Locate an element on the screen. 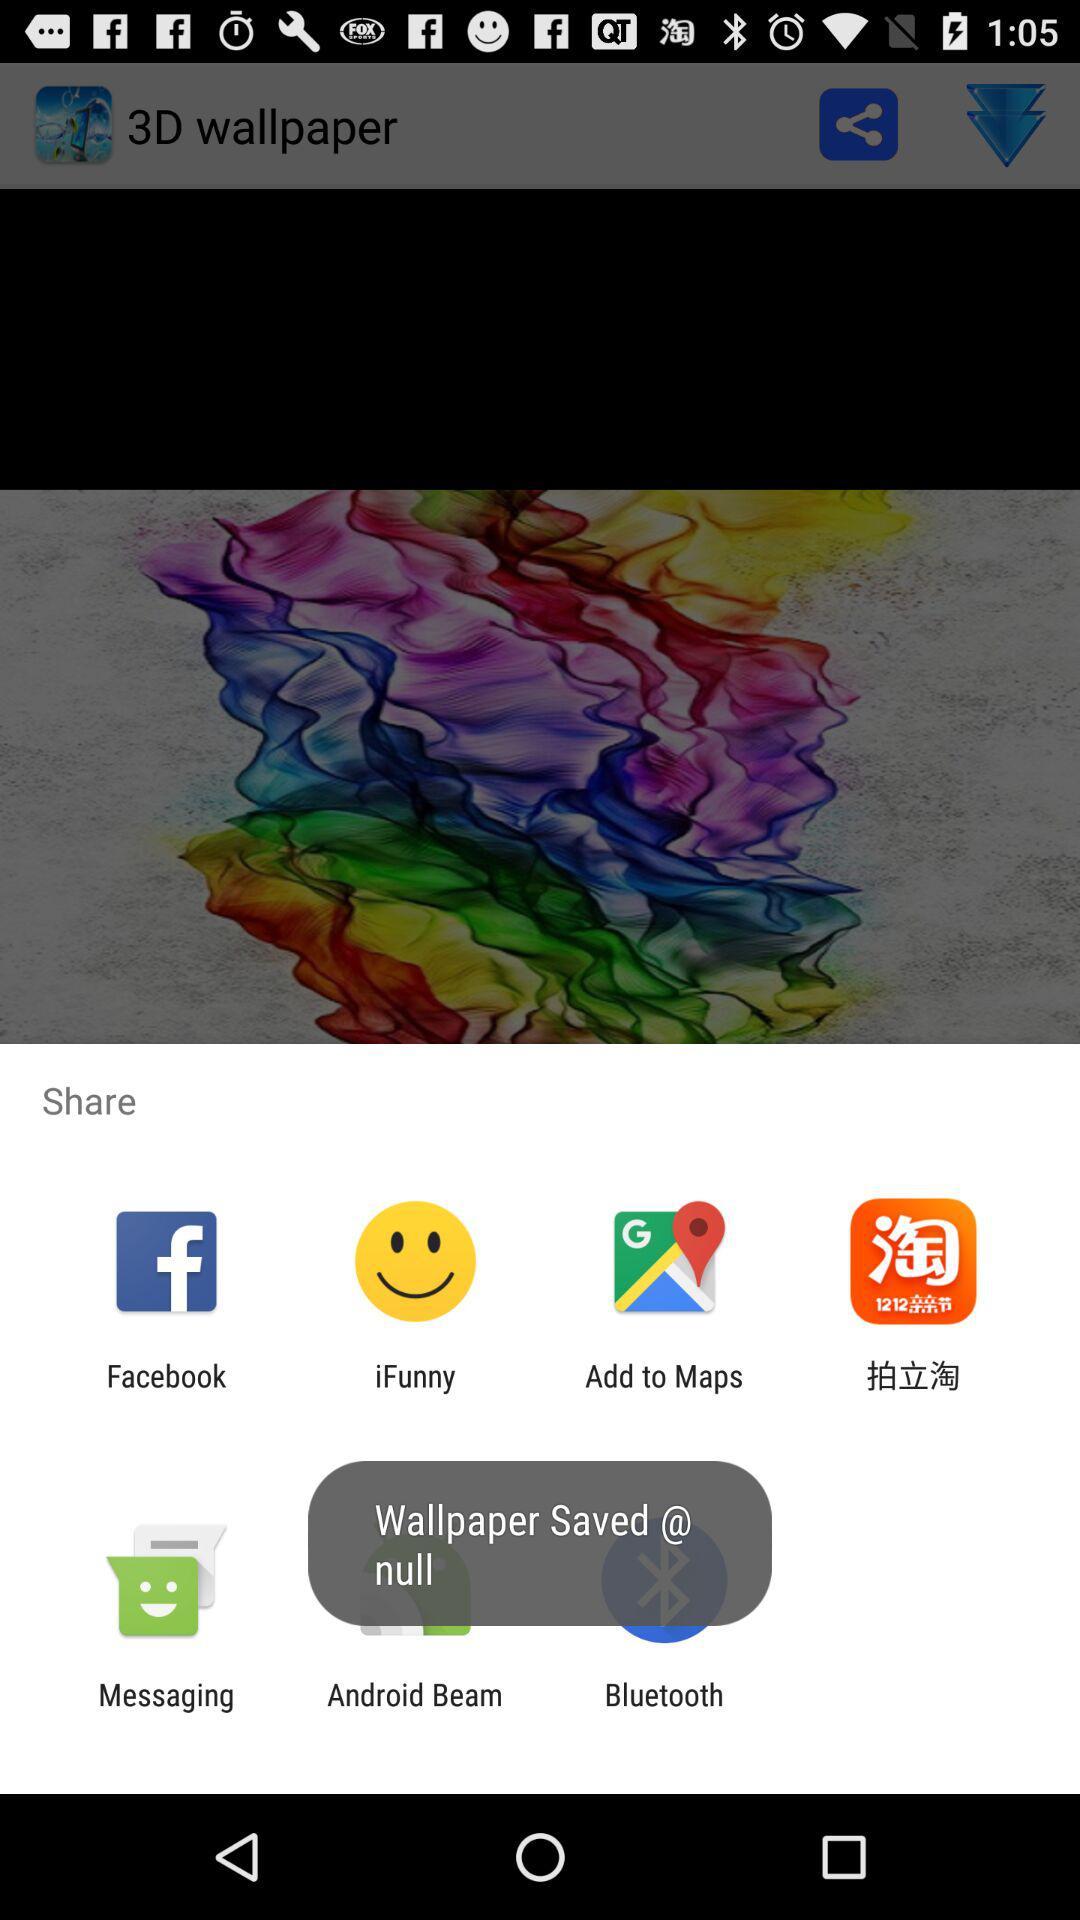 The width and height of the screenshot is (1080, 1920). the bluetooth app is located at coordinates (664, 1711).